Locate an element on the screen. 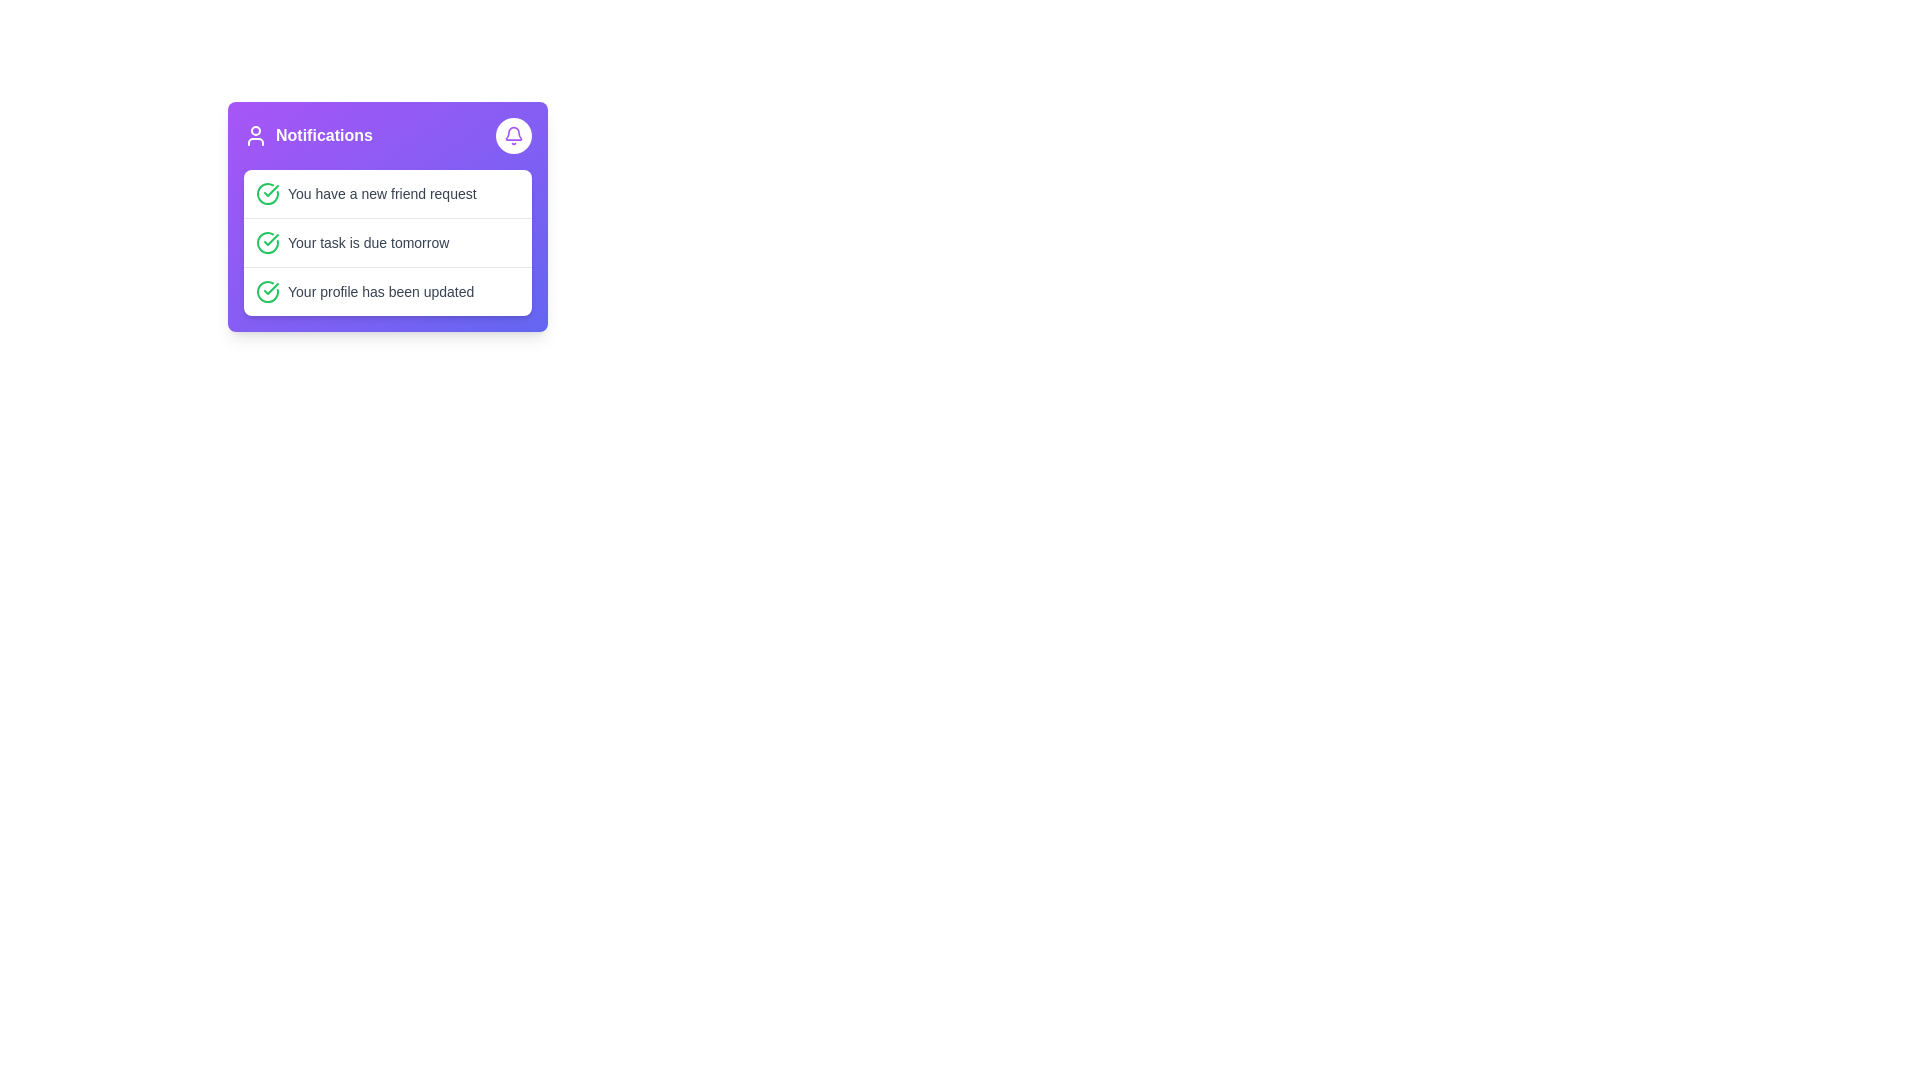 The height and width of the screenshot is (1080, 1920). the text label indicating a new friend request received, located in the first notification item of the notification system is located at coordinates (382, 193).